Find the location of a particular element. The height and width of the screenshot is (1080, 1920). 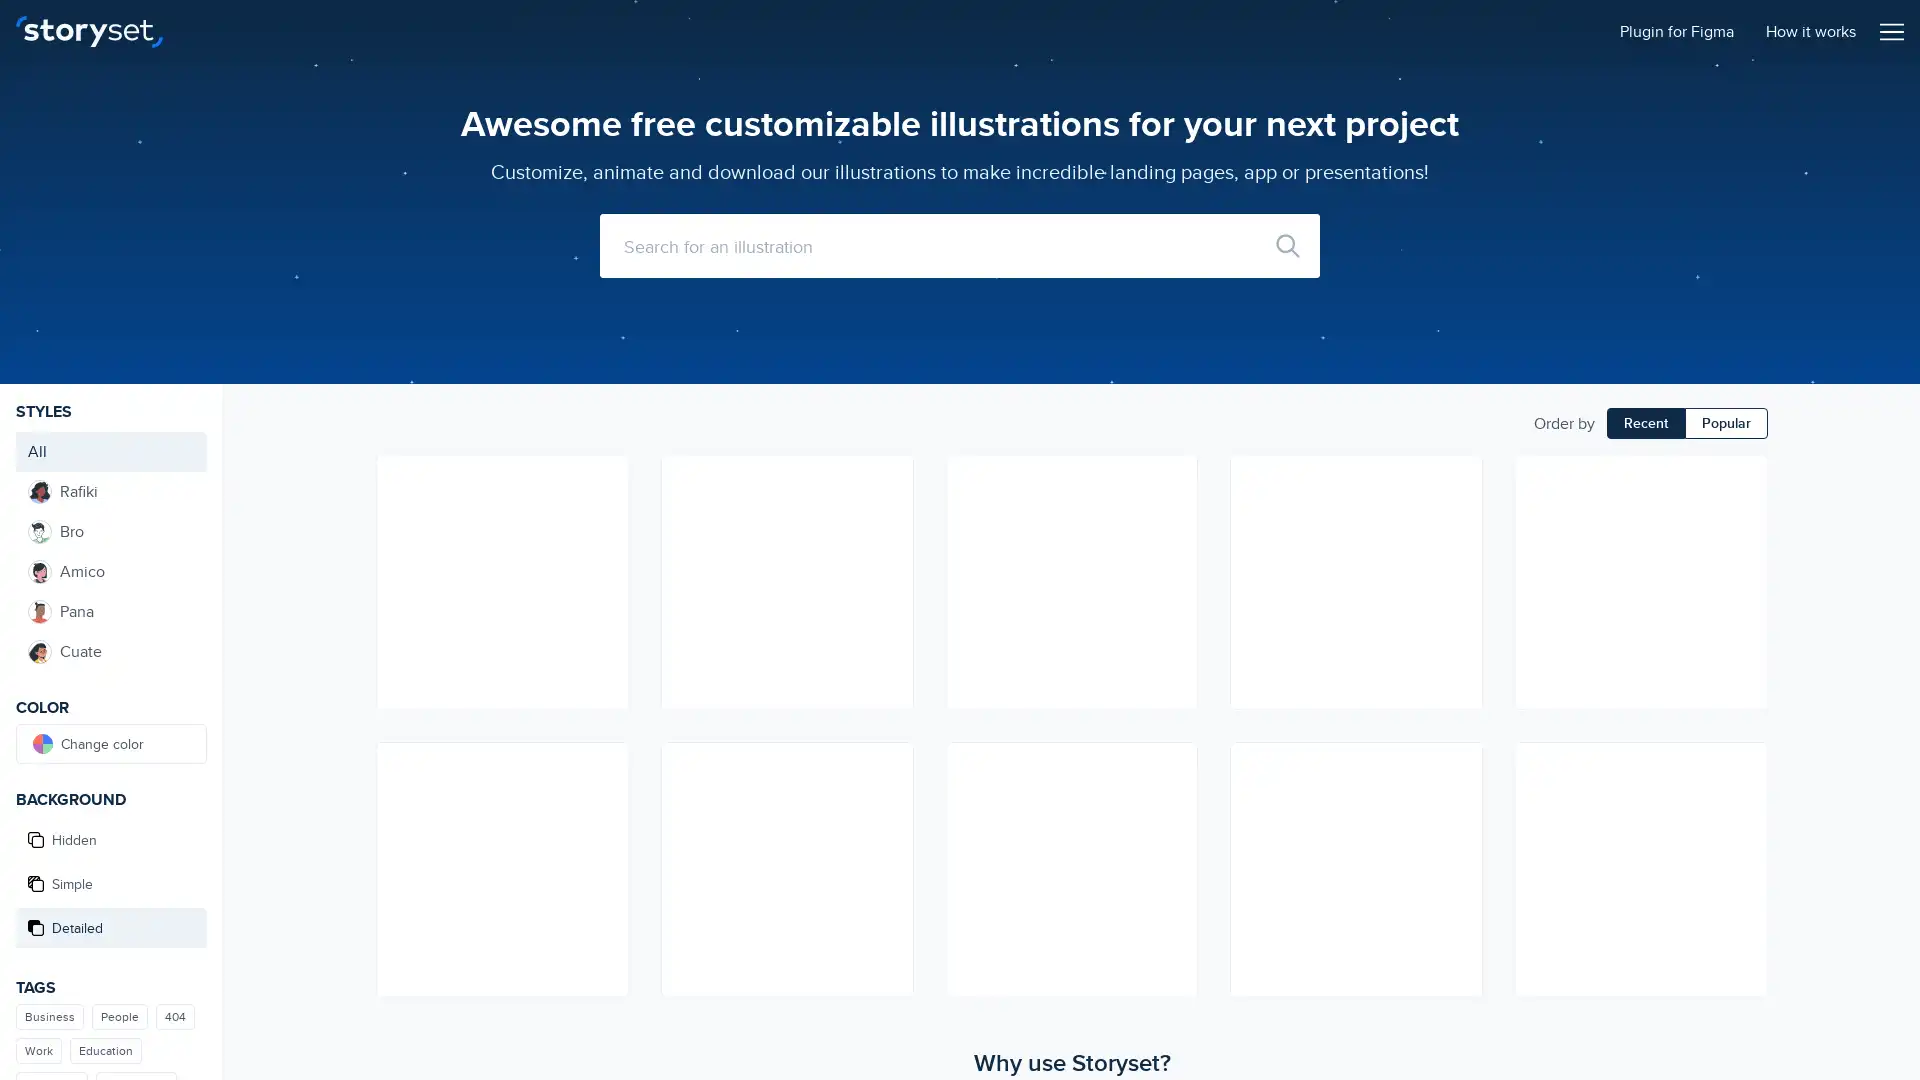

Popular is located at coordinates (1725, 422).